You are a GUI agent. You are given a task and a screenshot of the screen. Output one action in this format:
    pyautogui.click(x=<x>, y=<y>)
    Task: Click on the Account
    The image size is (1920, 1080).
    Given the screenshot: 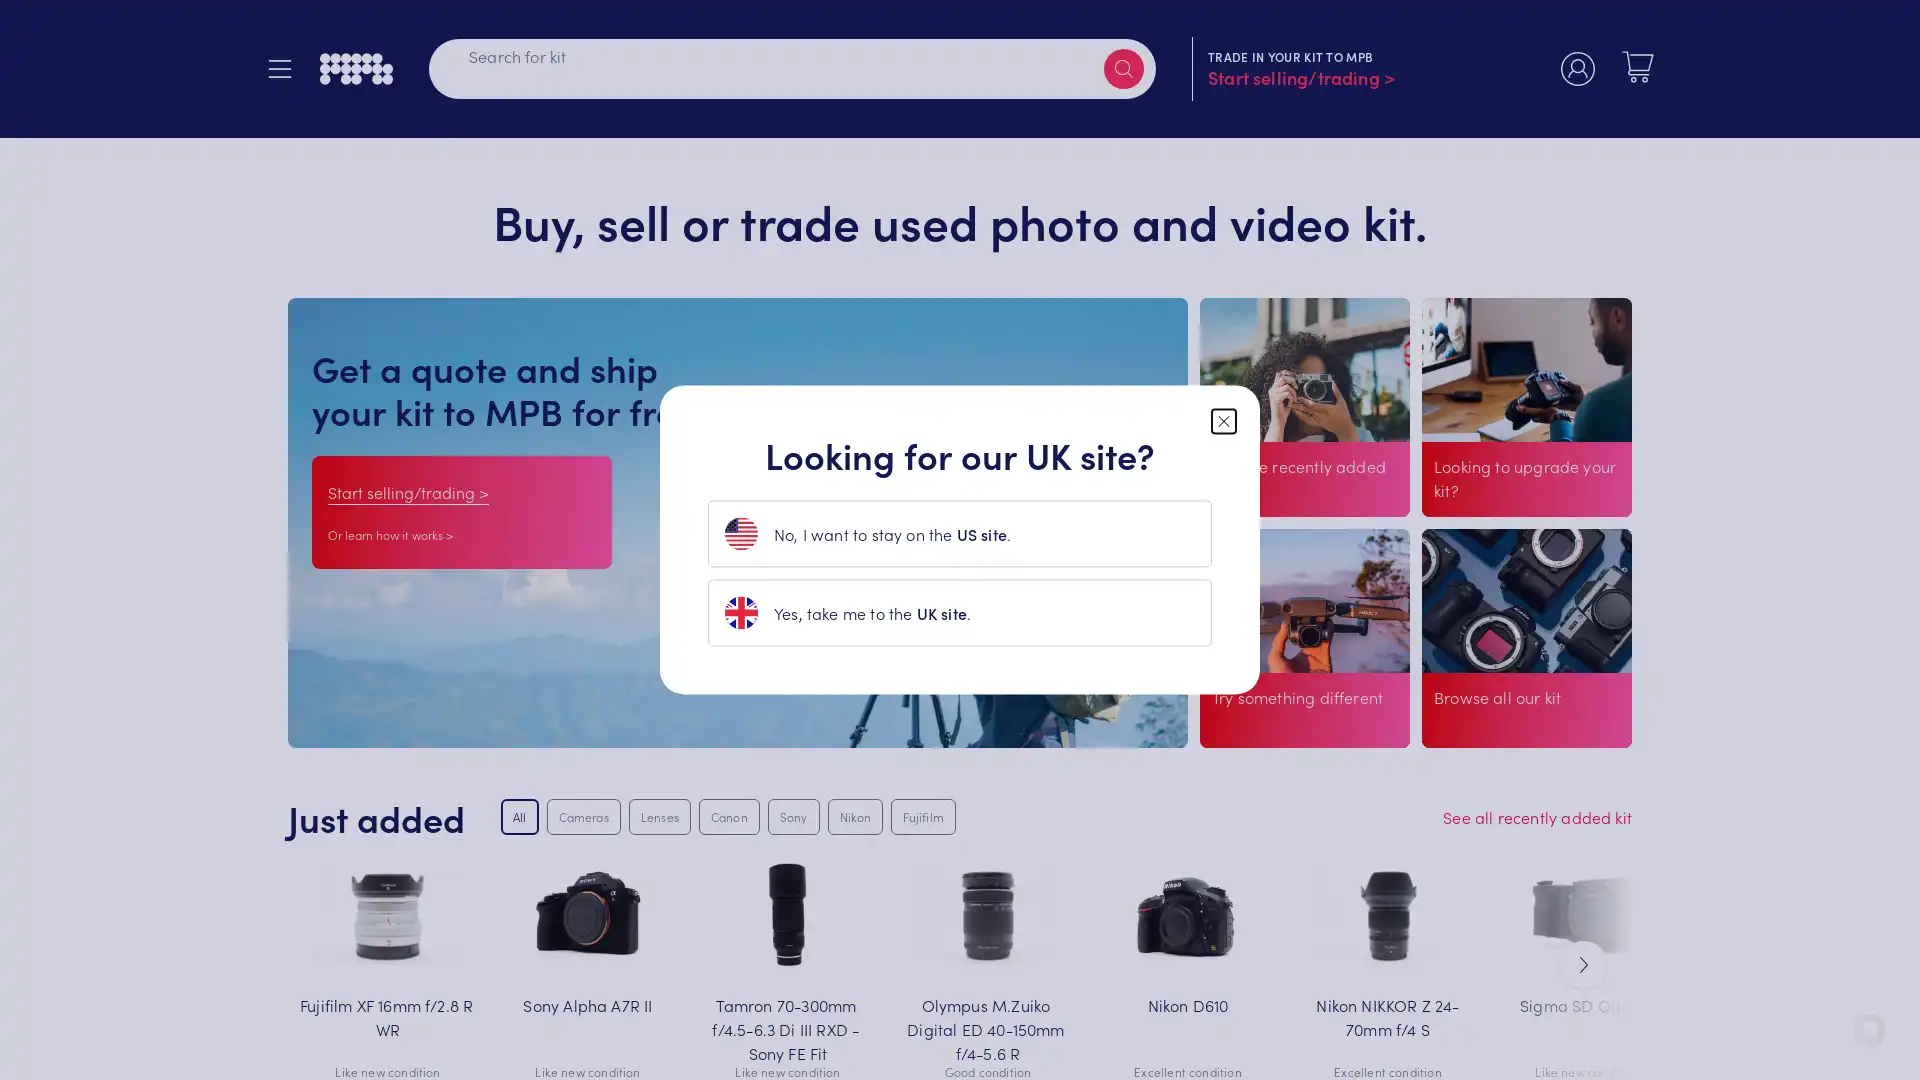 What is the action you would take?
    pyautogui.click(x=1577, y=71)
    